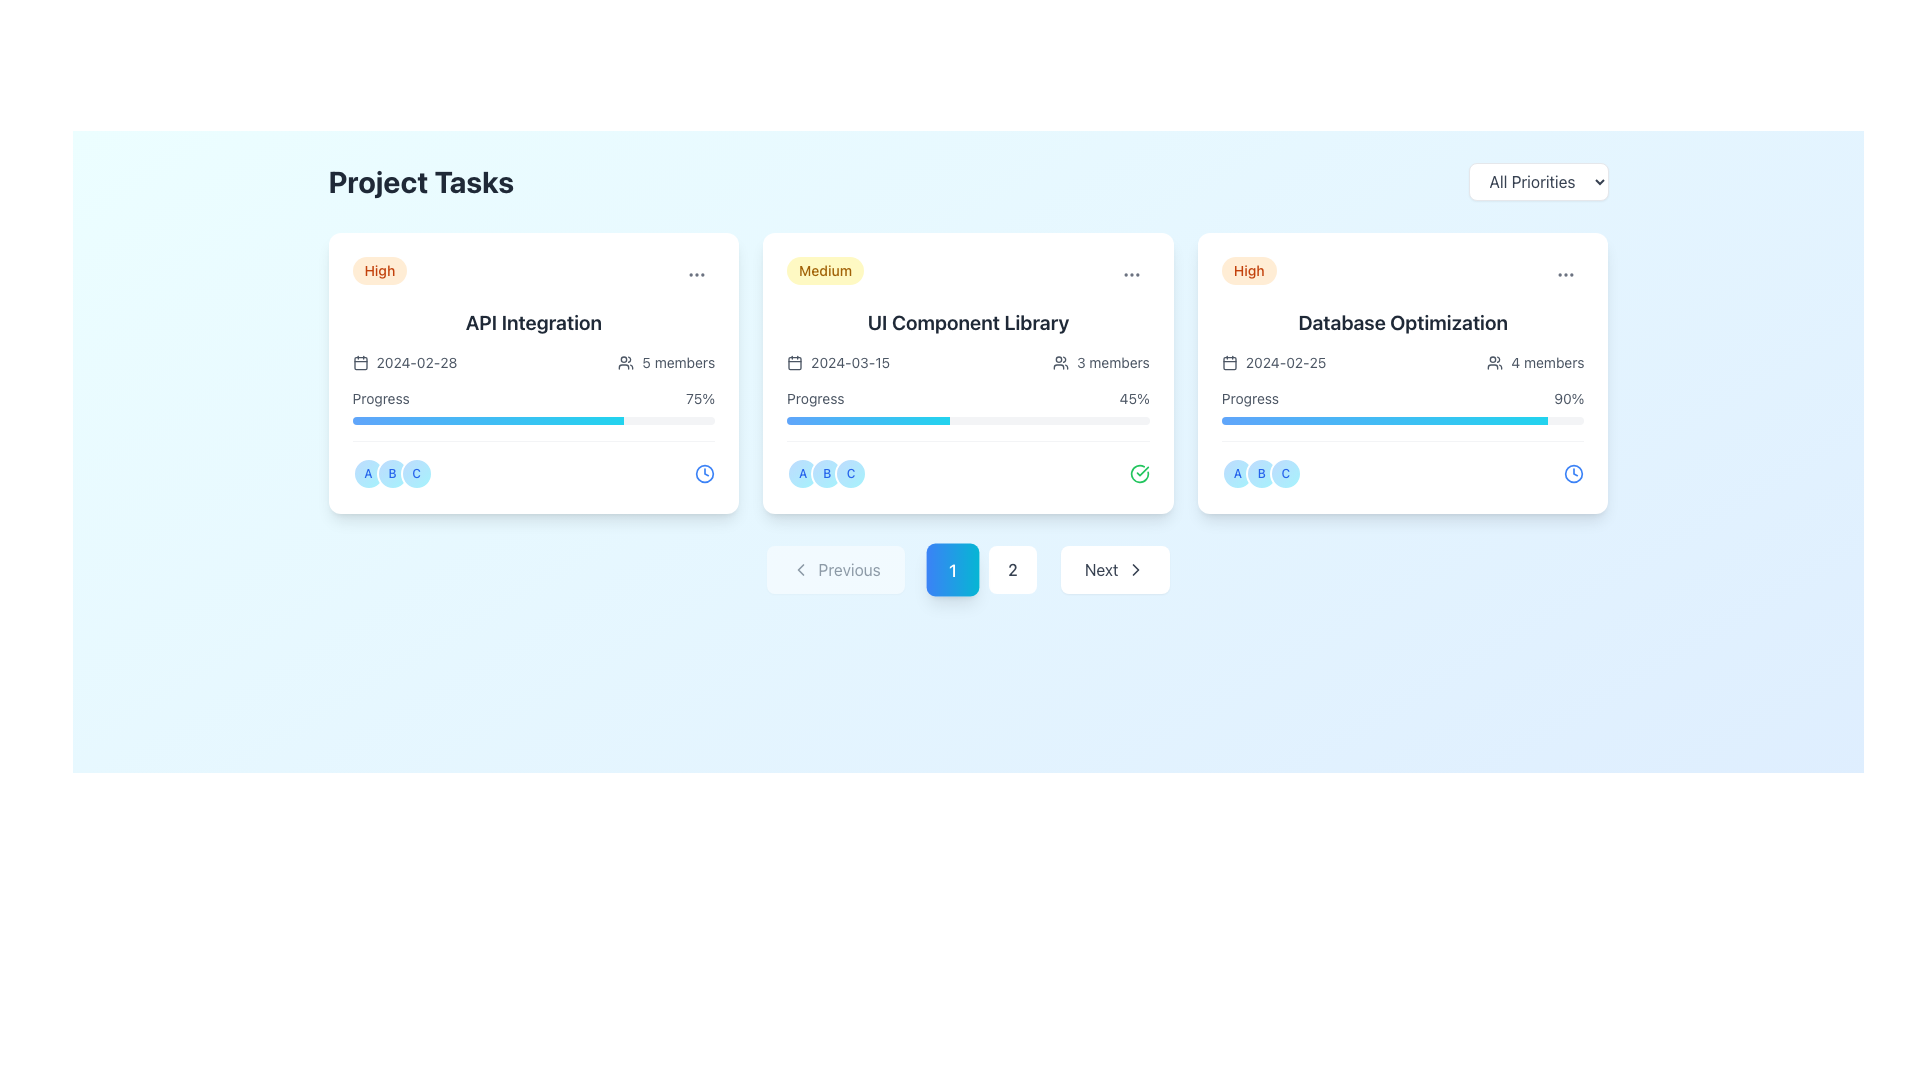 The height and width of the screenshot is (1080, 1920). I want to click on the right-facing chevron icon that is part of the 'Next' button located at the bottom center-right of the interface, so click(1136, 570).